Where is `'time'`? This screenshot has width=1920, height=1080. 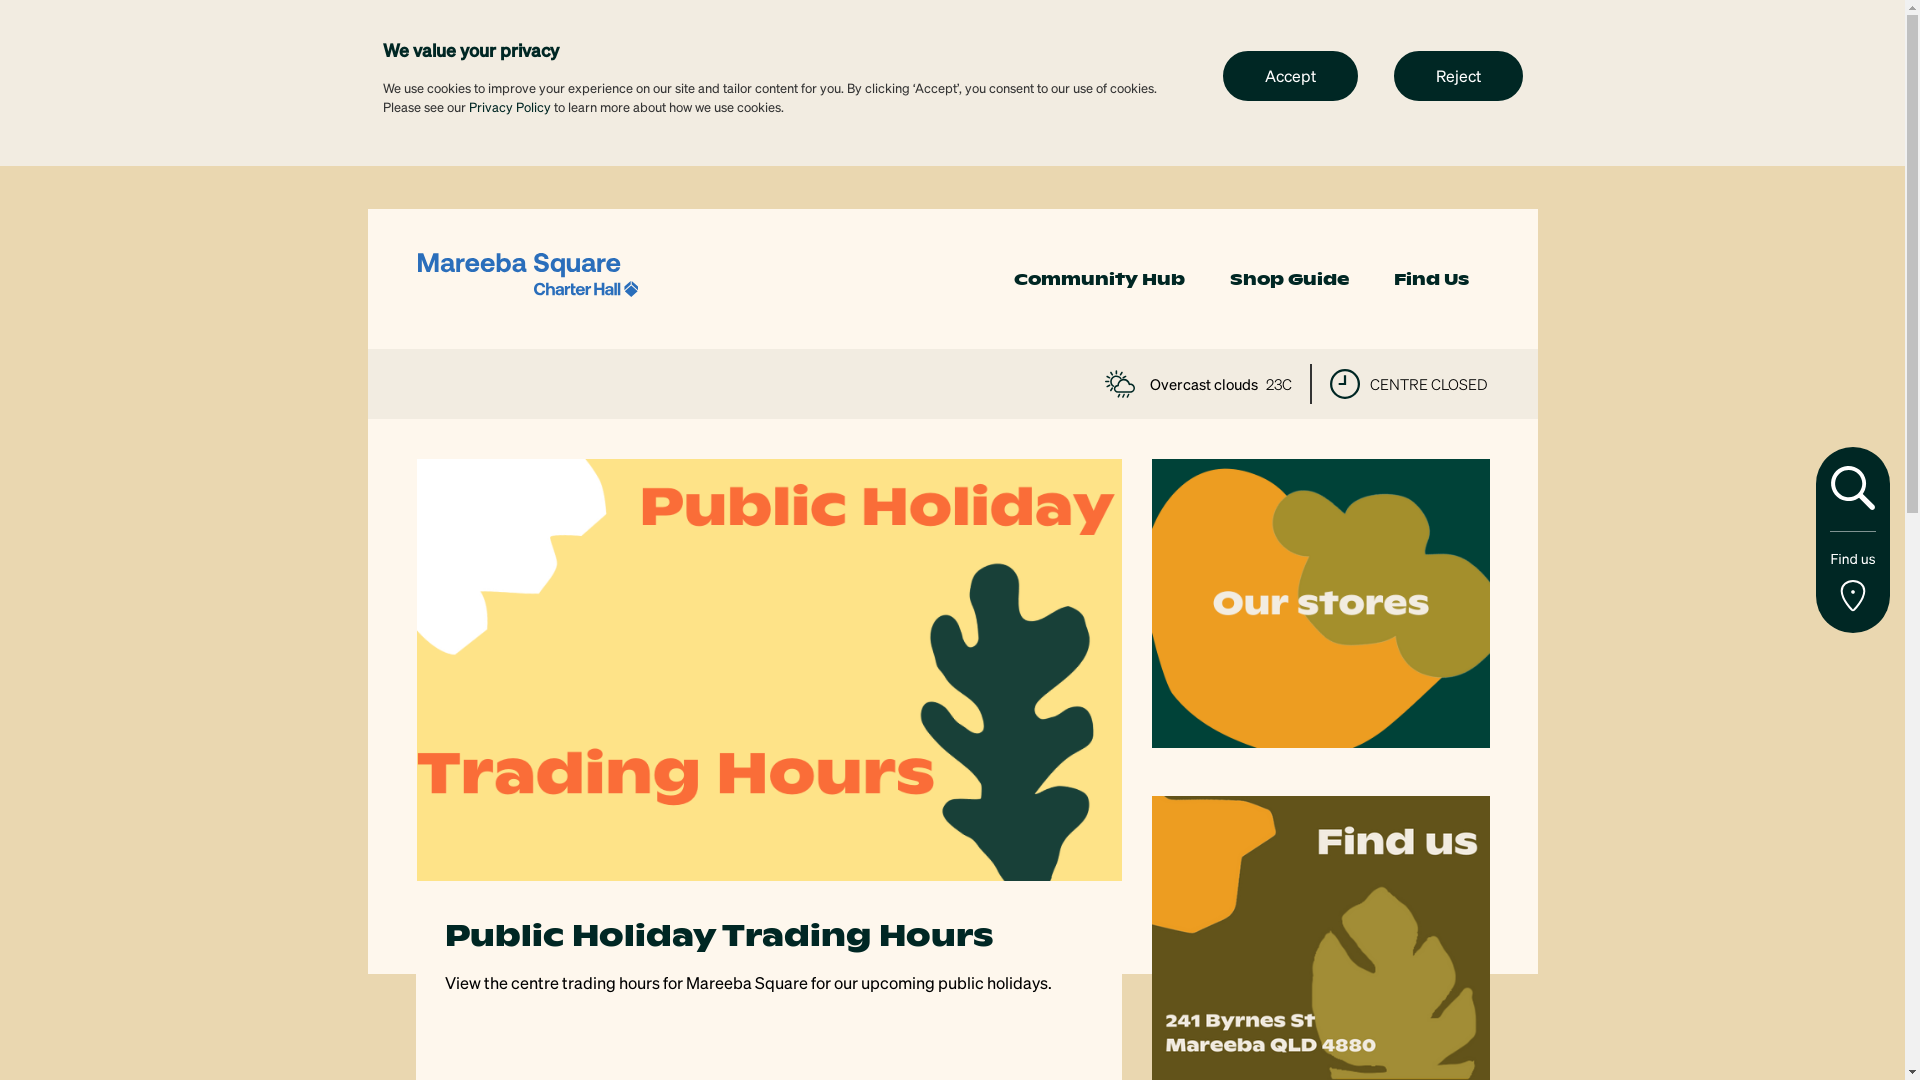
'time' is located at coordinates (1344, 384).